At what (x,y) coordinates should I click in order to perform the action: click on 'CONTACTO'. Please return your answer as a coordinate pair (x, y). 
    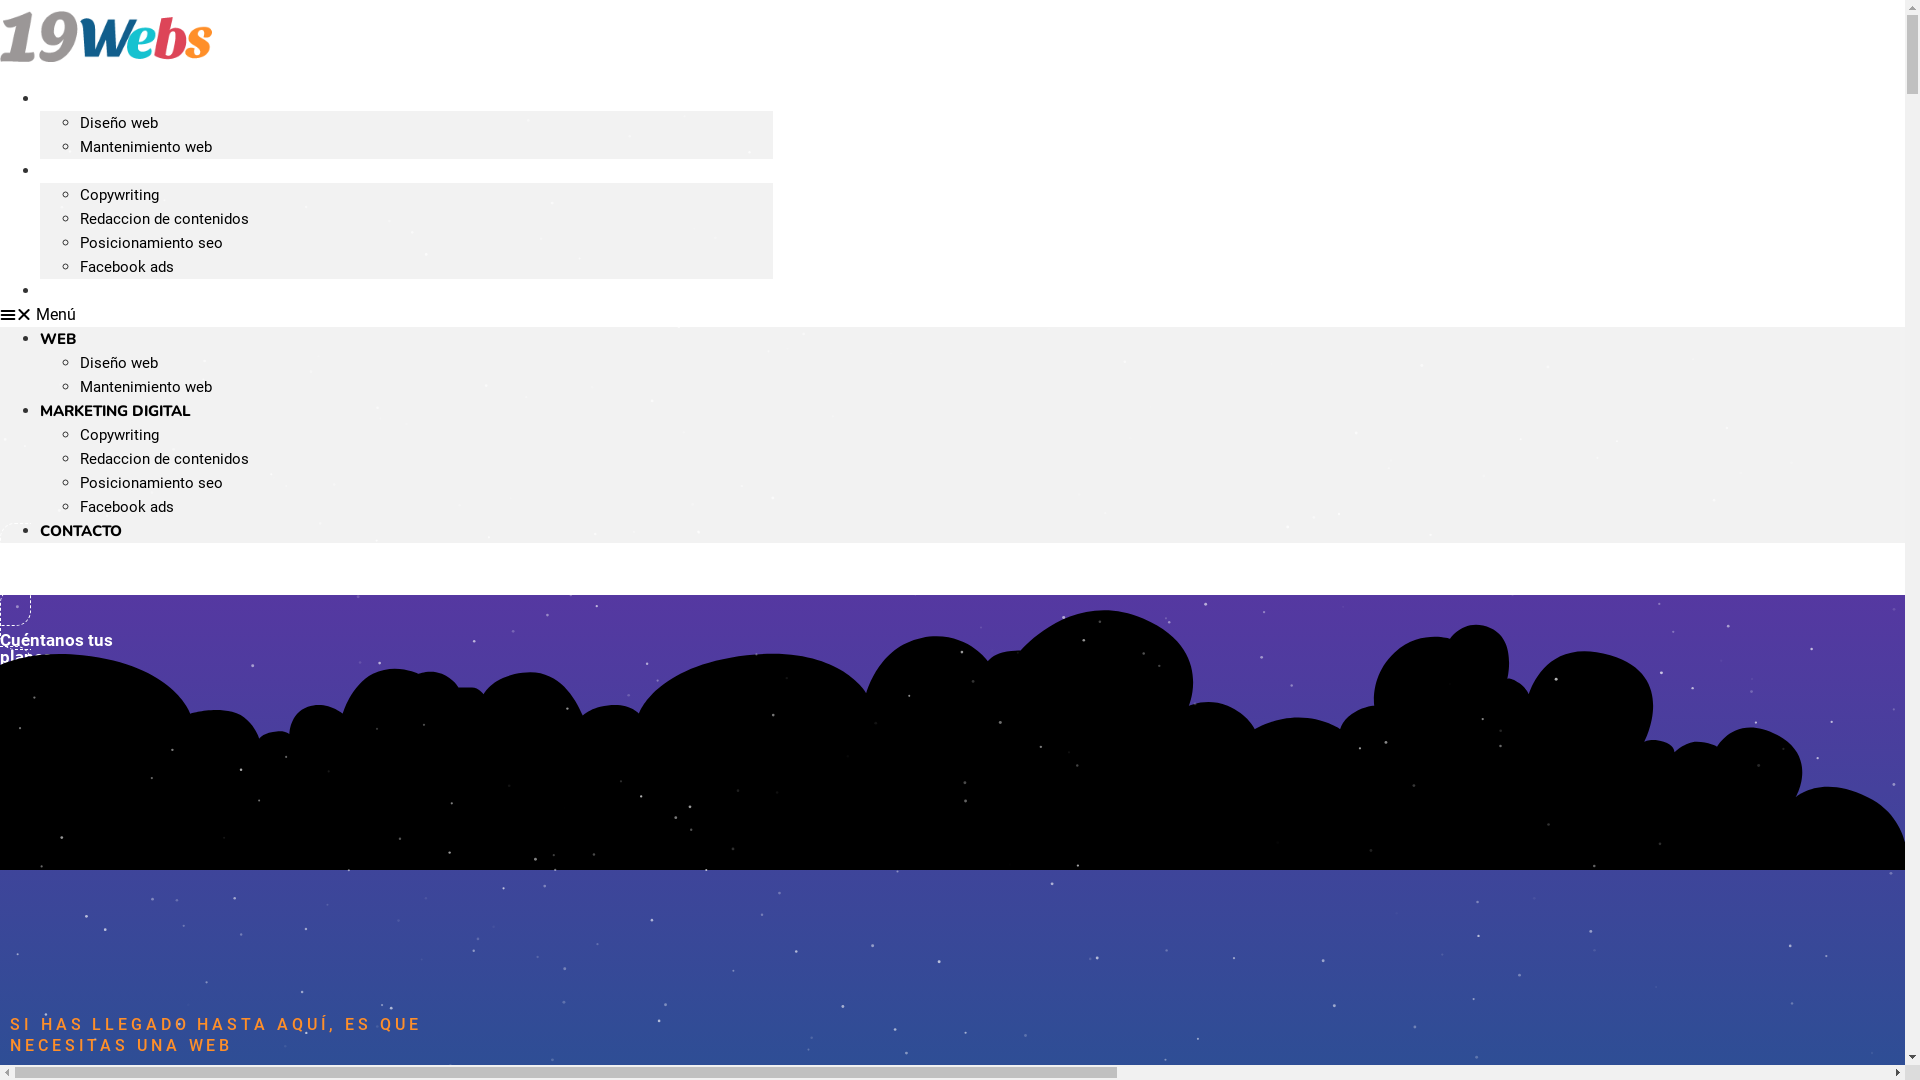
    Looking at the image, I should click on (80, 530).